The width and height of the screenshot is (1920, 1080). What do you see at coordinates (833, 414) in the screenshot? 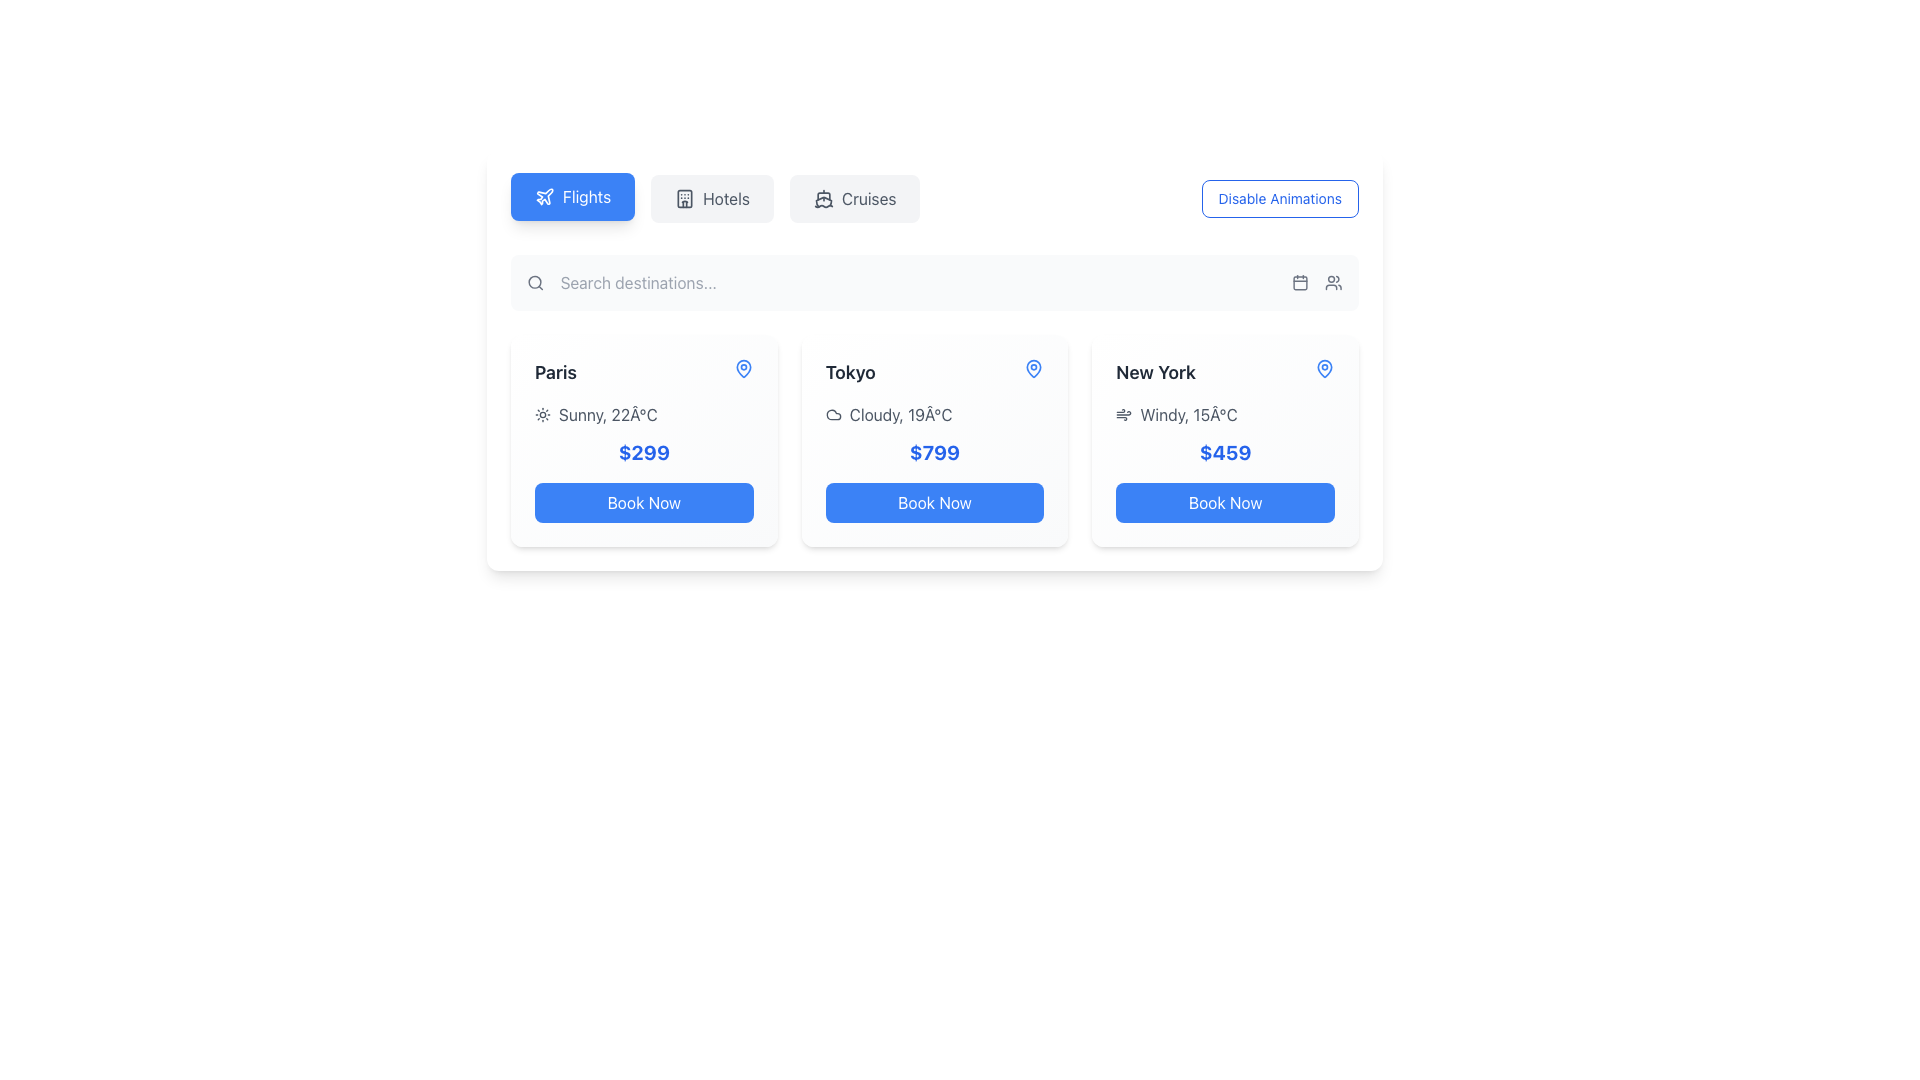
I see `the weather condition icon representing 'Cloudy' for Tokyo, which is positioned before the text 'Cloudy, 19°C'` at bounding box center [833, 414].